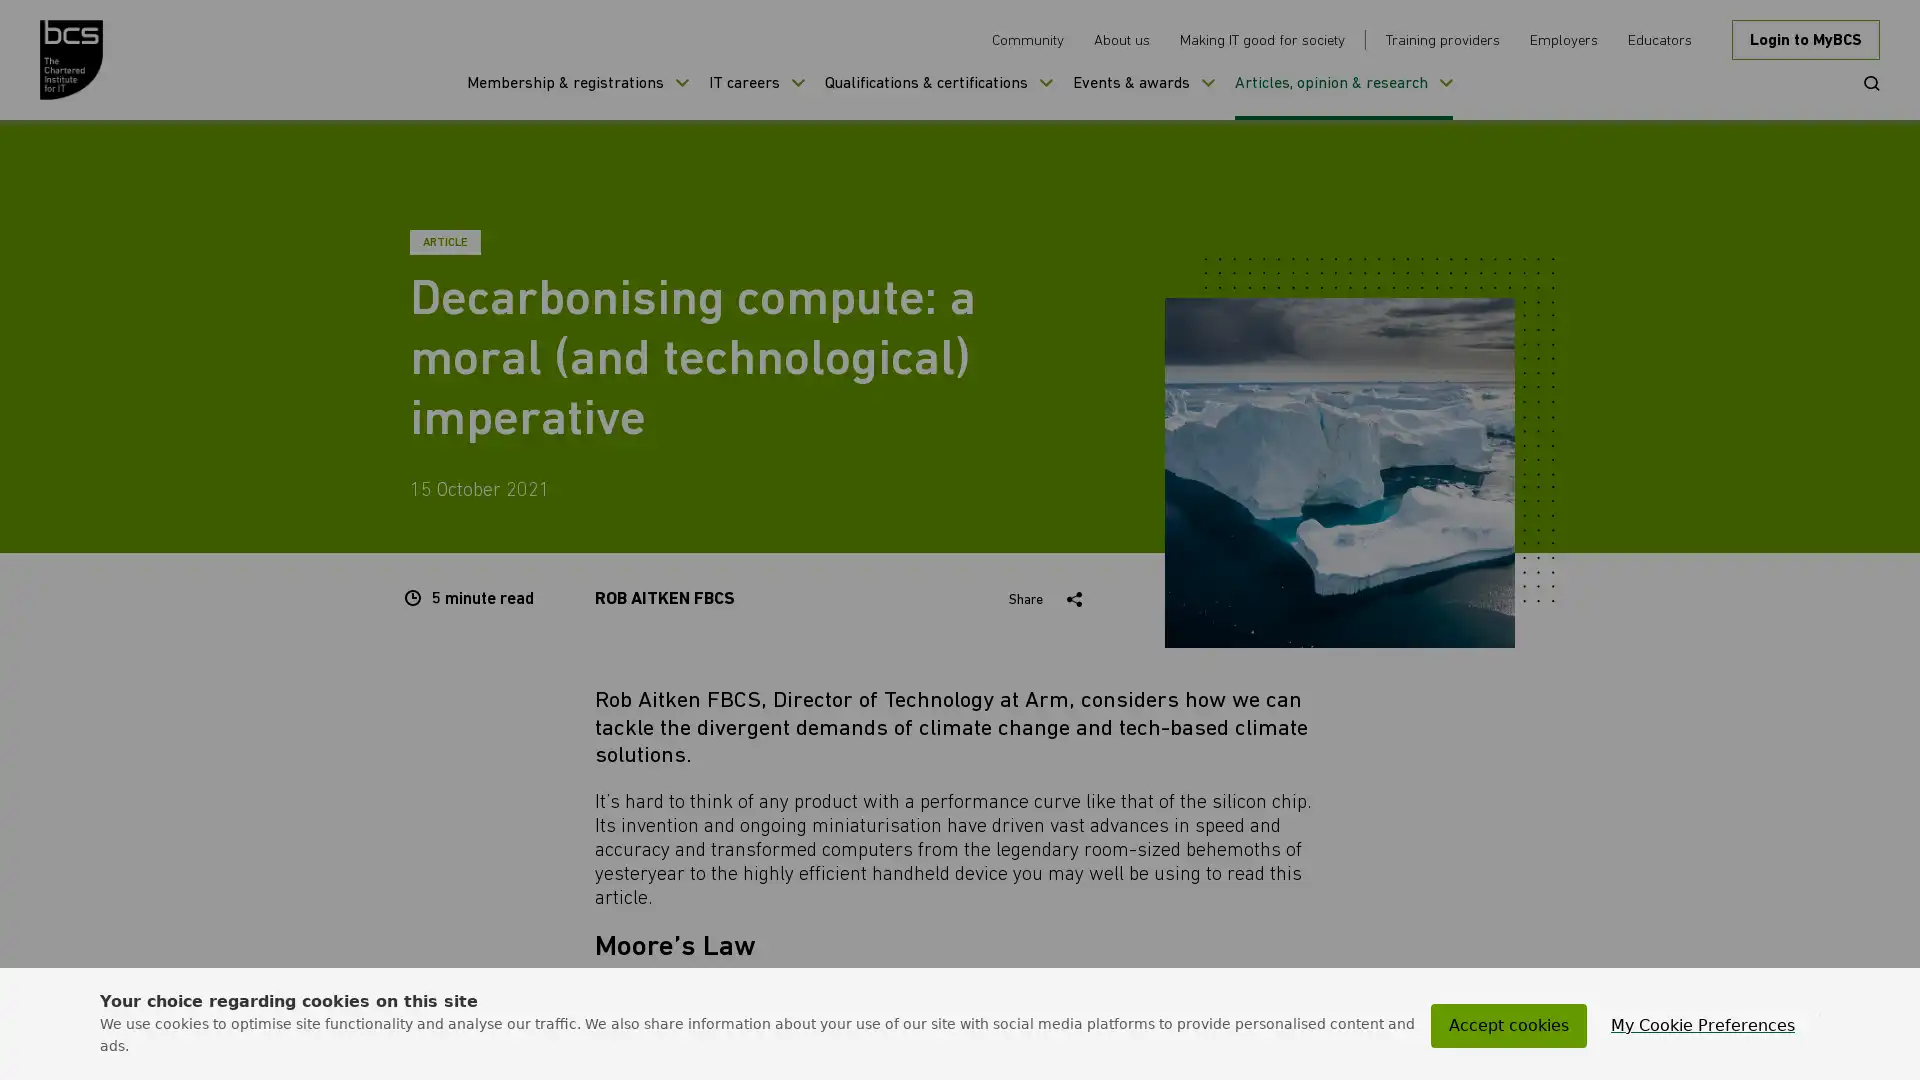  What do you see at coordinates (1819, 1014) in the screenshot?
I see `Close Cookie Control` at bounding box center [1819, 1014].